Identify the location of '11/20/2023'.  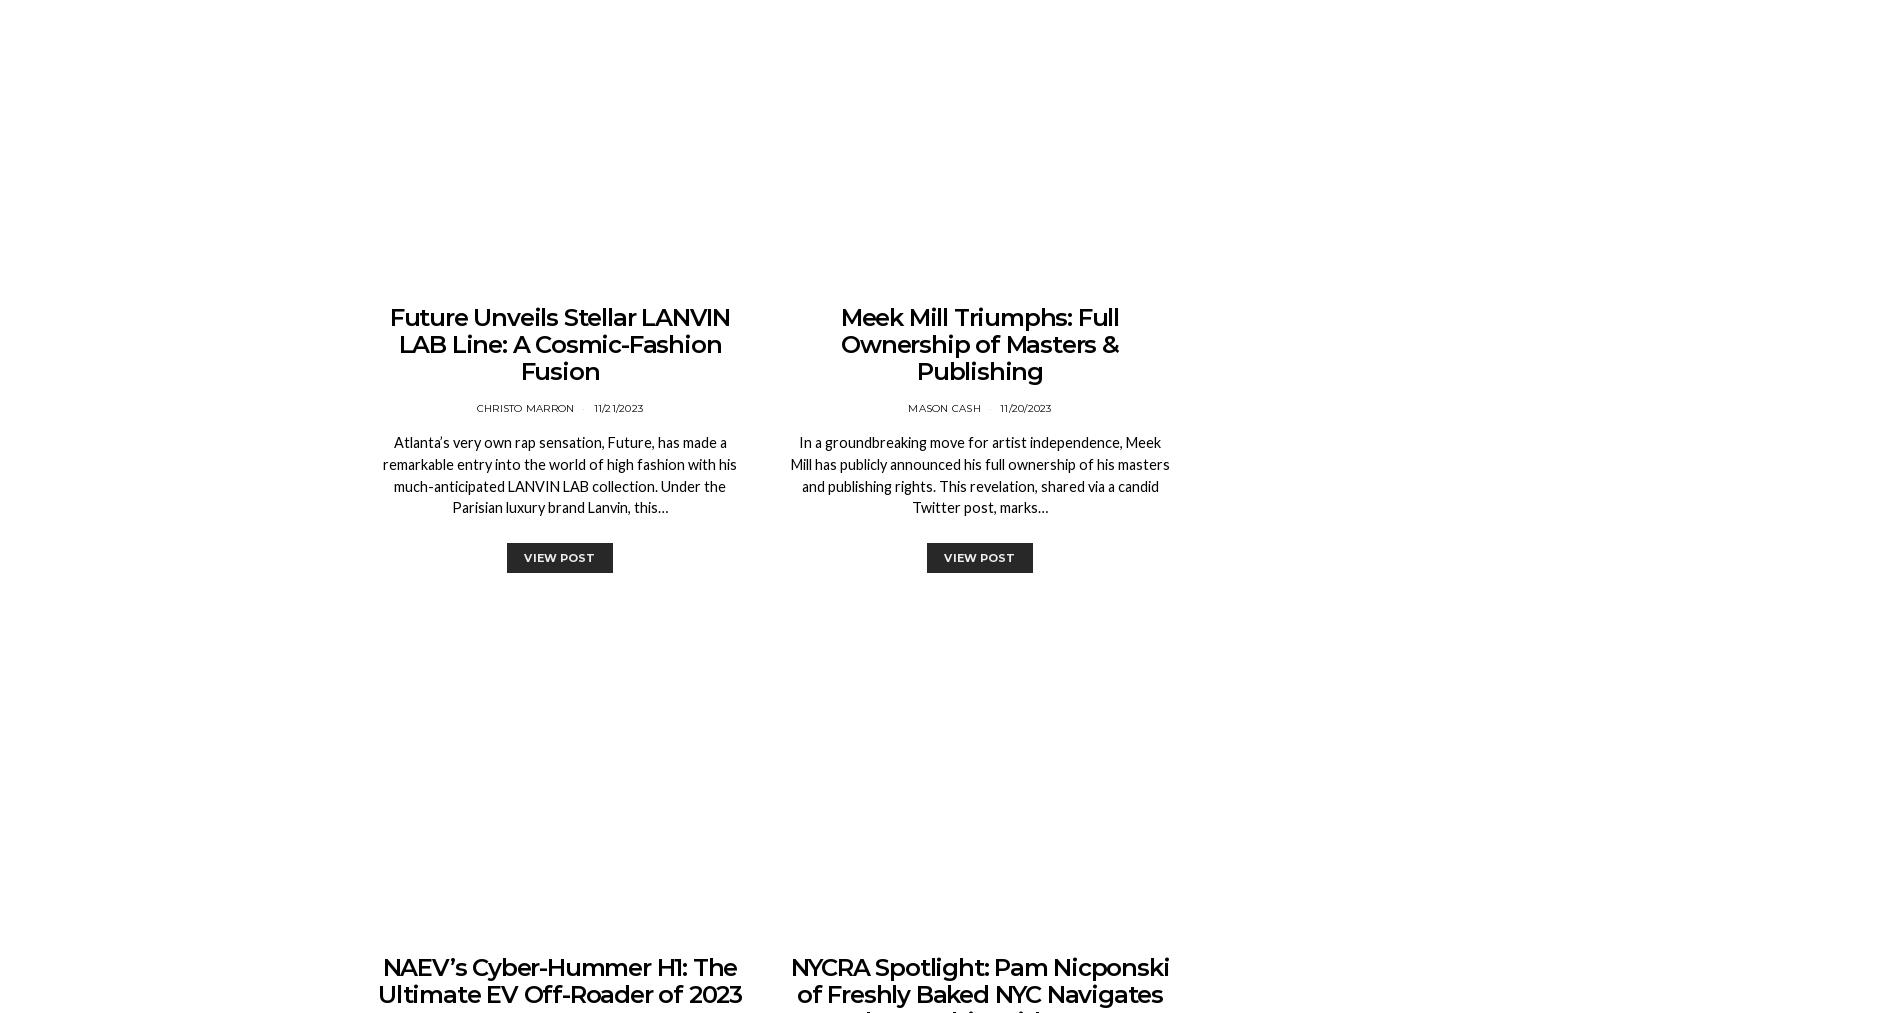
(999, 407).